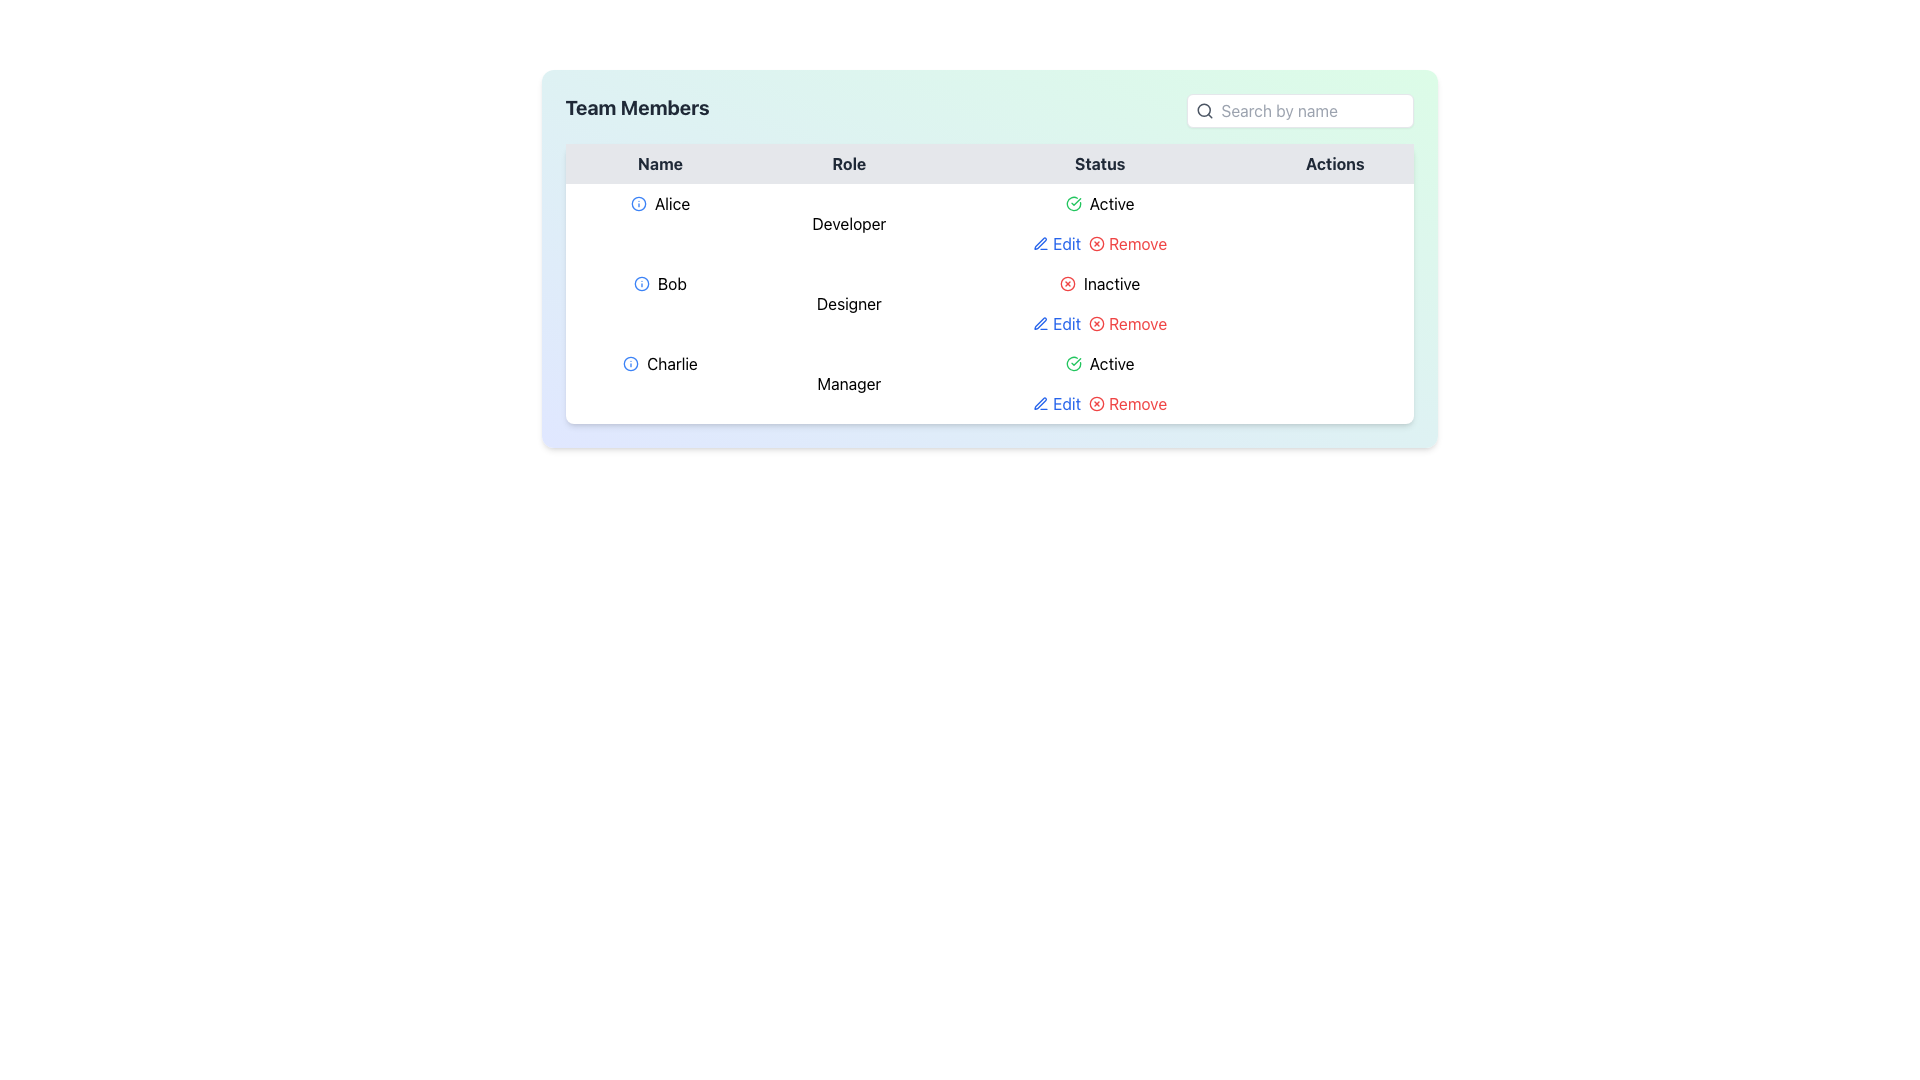  I want to click on text content of the 'Charlie' label element located in the third row under the 'Name' column of the table, so click(660, 363).